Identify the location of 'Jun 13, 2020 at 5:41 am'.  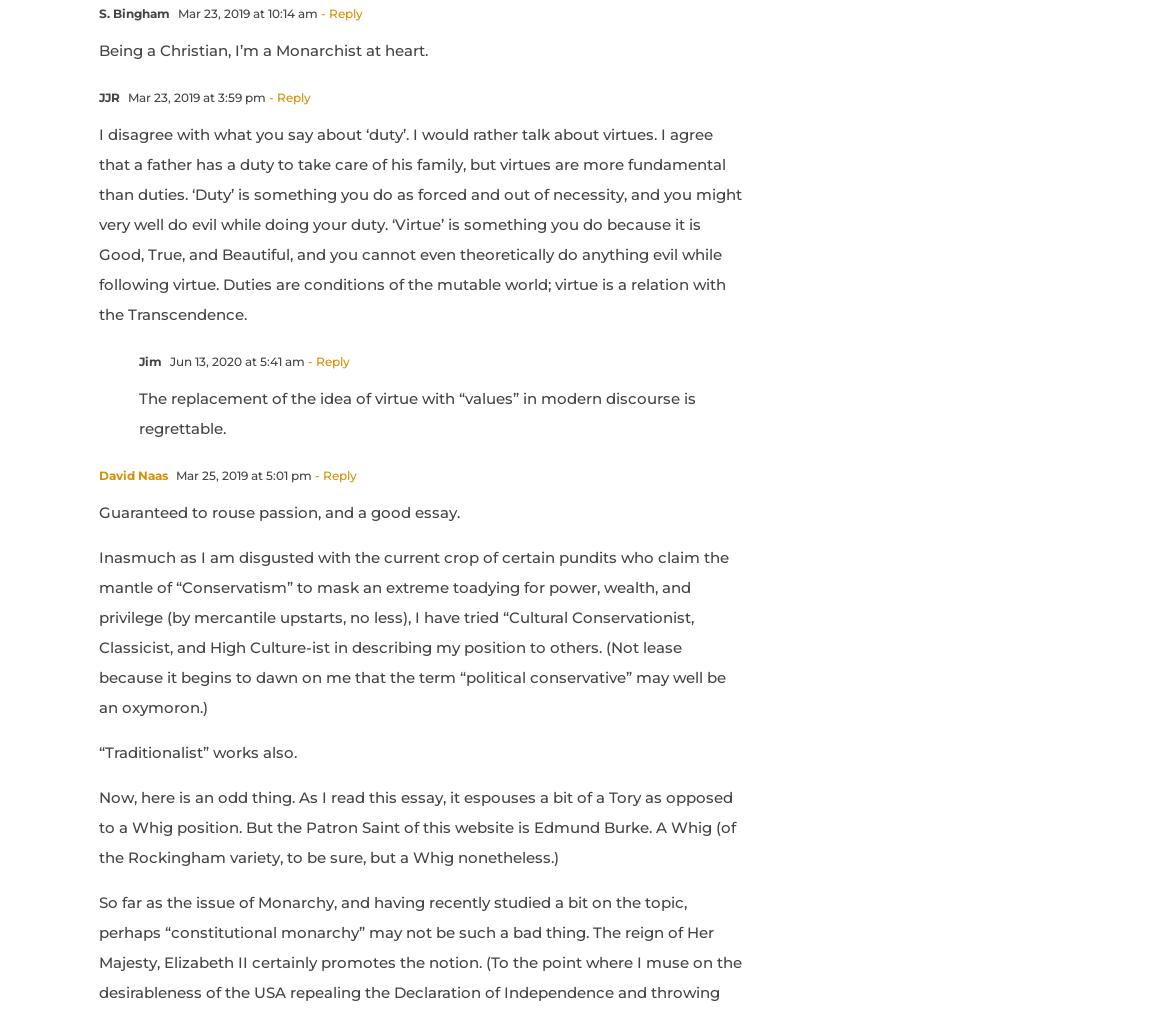
(234, 359).